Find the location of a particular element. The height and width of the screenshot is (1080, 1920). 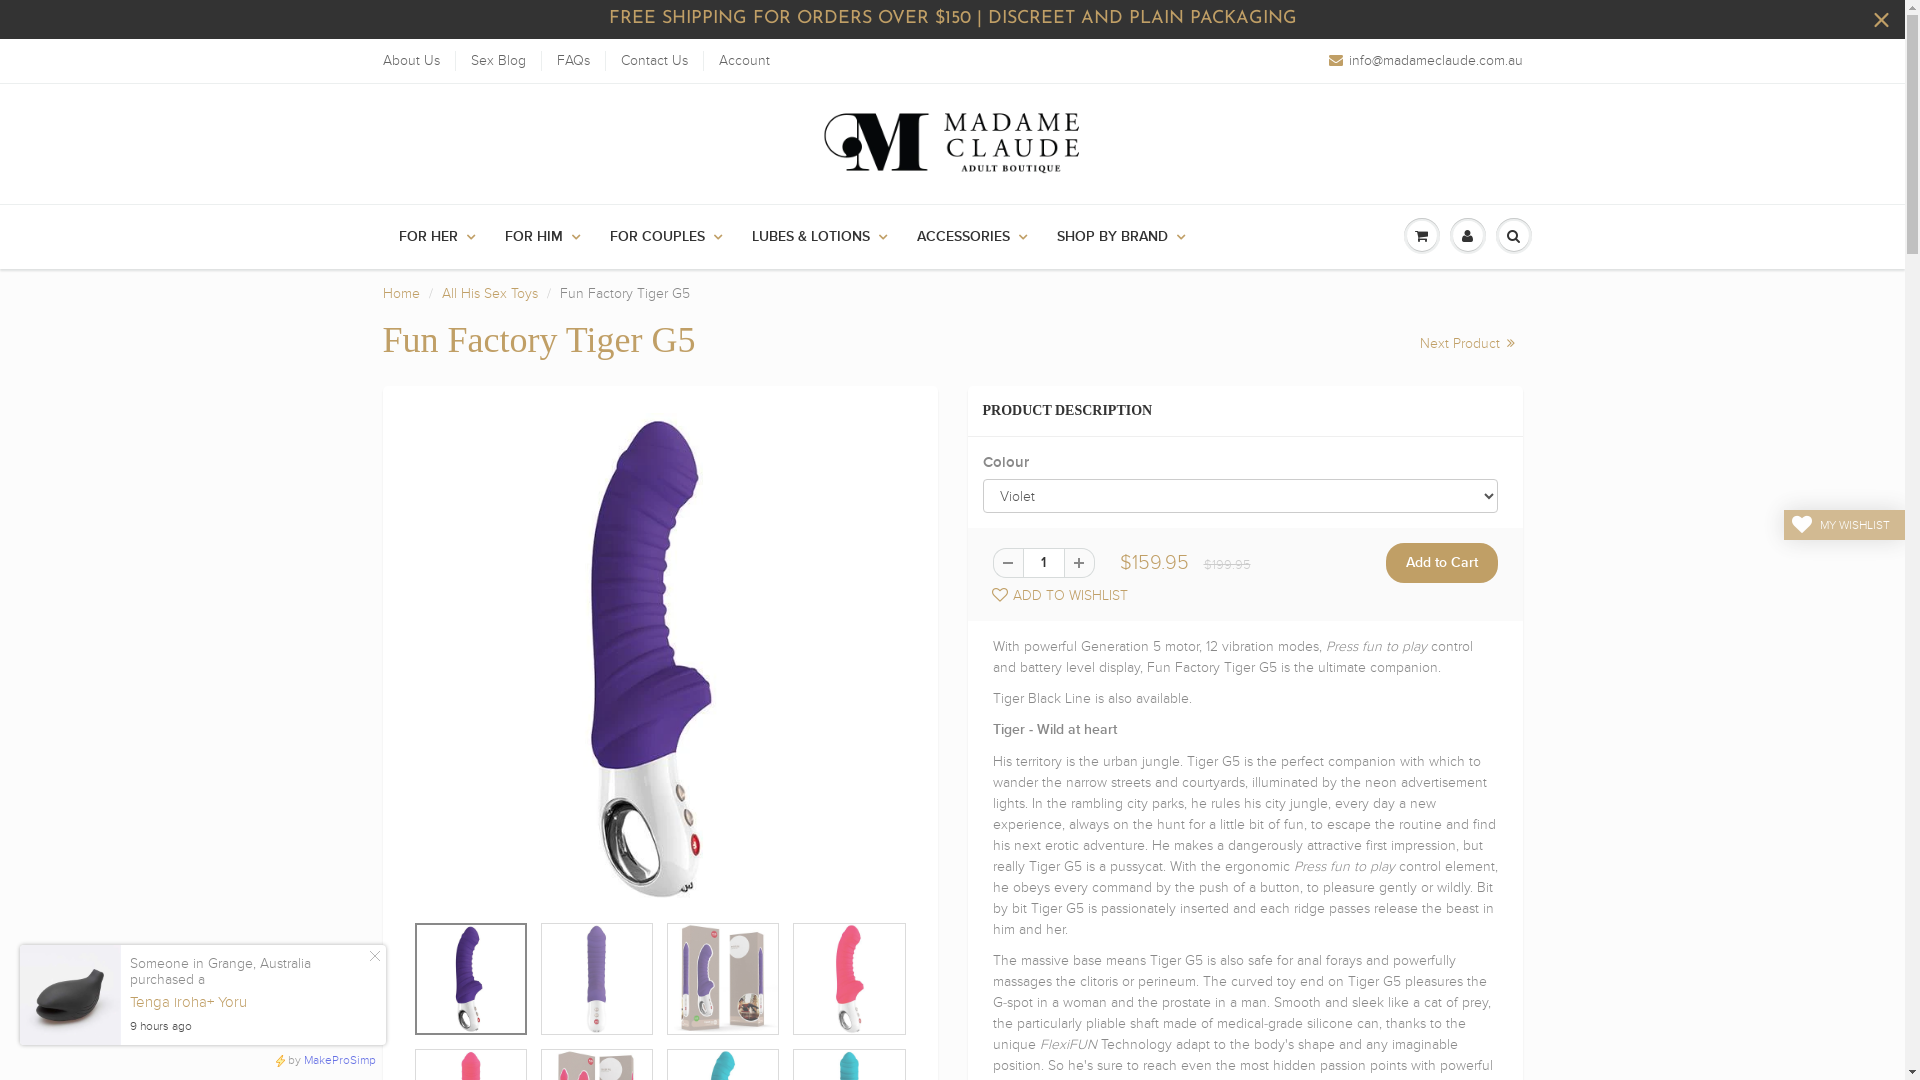

'All His Sex Toys' is located at coordinates (489, 293).